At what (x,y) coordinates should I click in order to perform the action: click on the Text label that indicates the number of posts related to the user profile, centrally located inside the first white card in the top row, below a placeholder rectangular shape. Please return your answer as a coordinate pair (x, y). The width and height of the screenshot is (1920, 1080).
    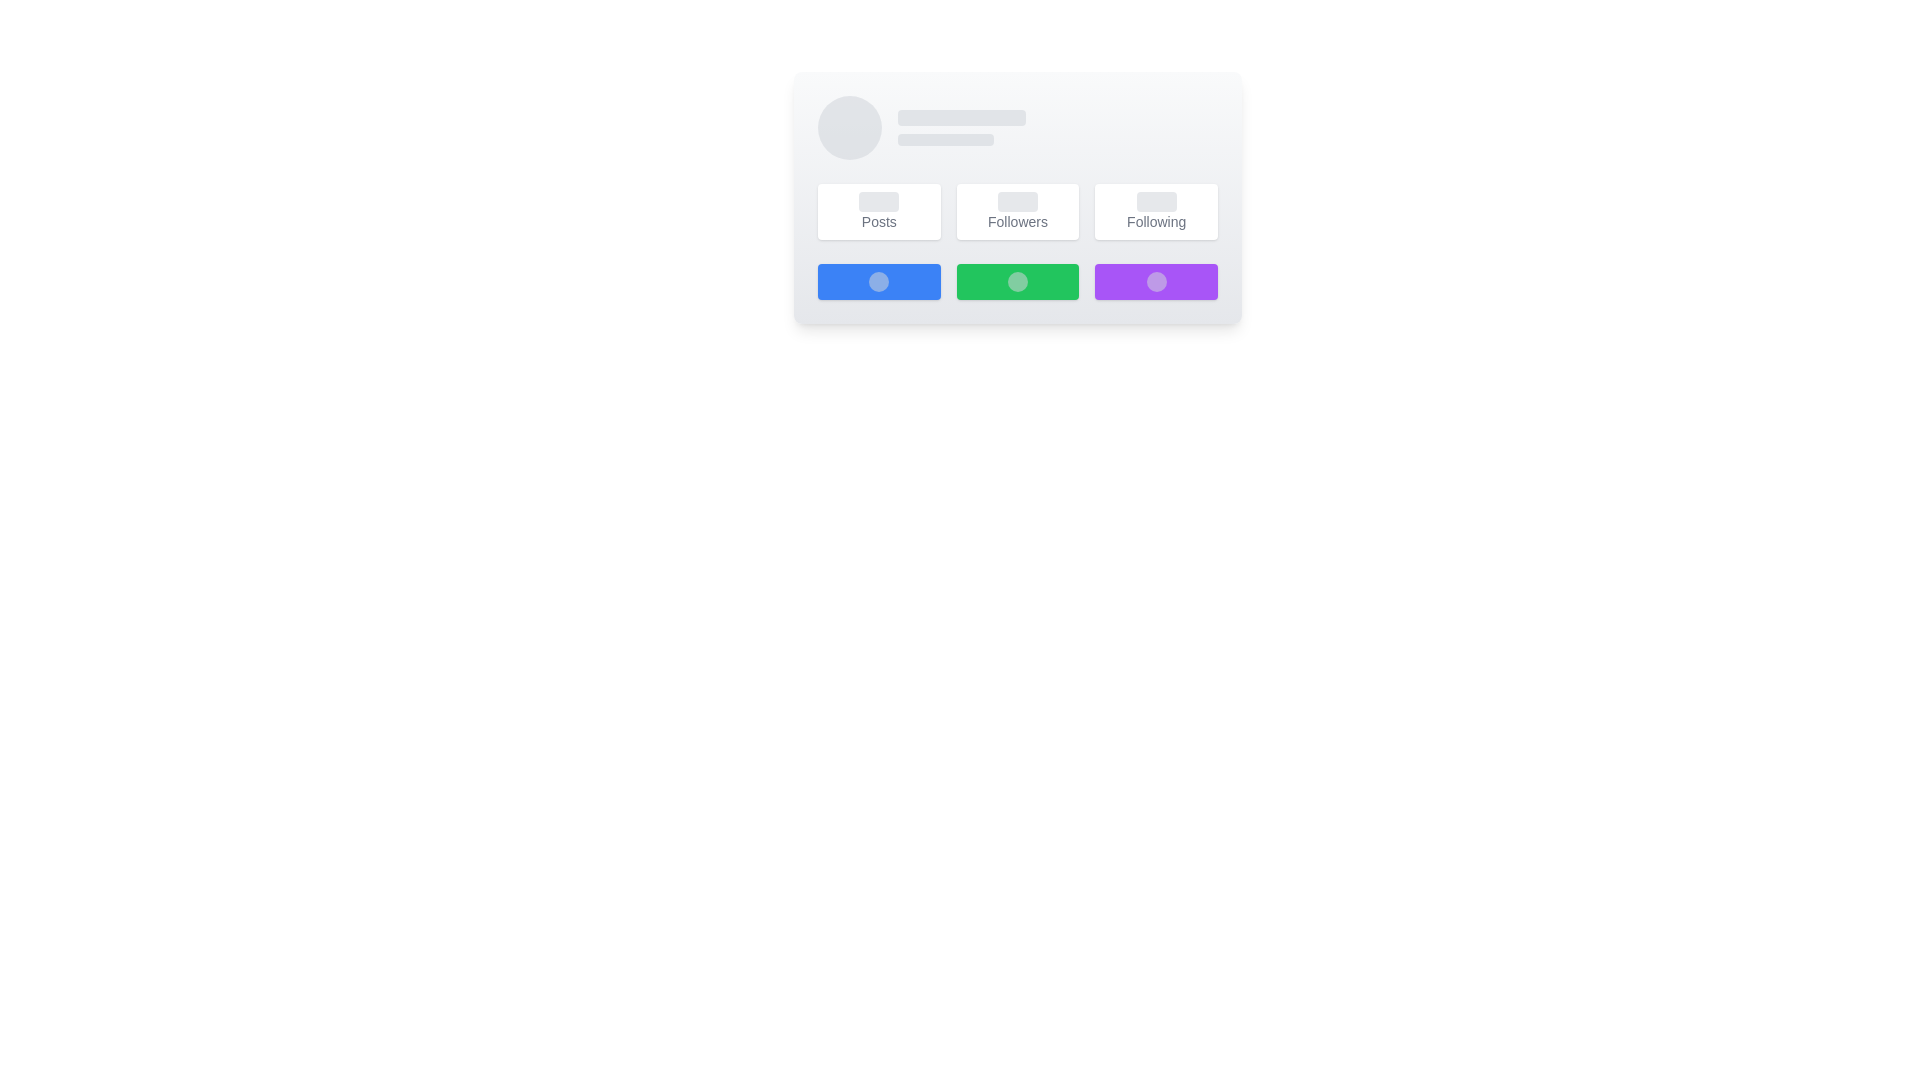
    Looking at the image, I should click on (879, 222).